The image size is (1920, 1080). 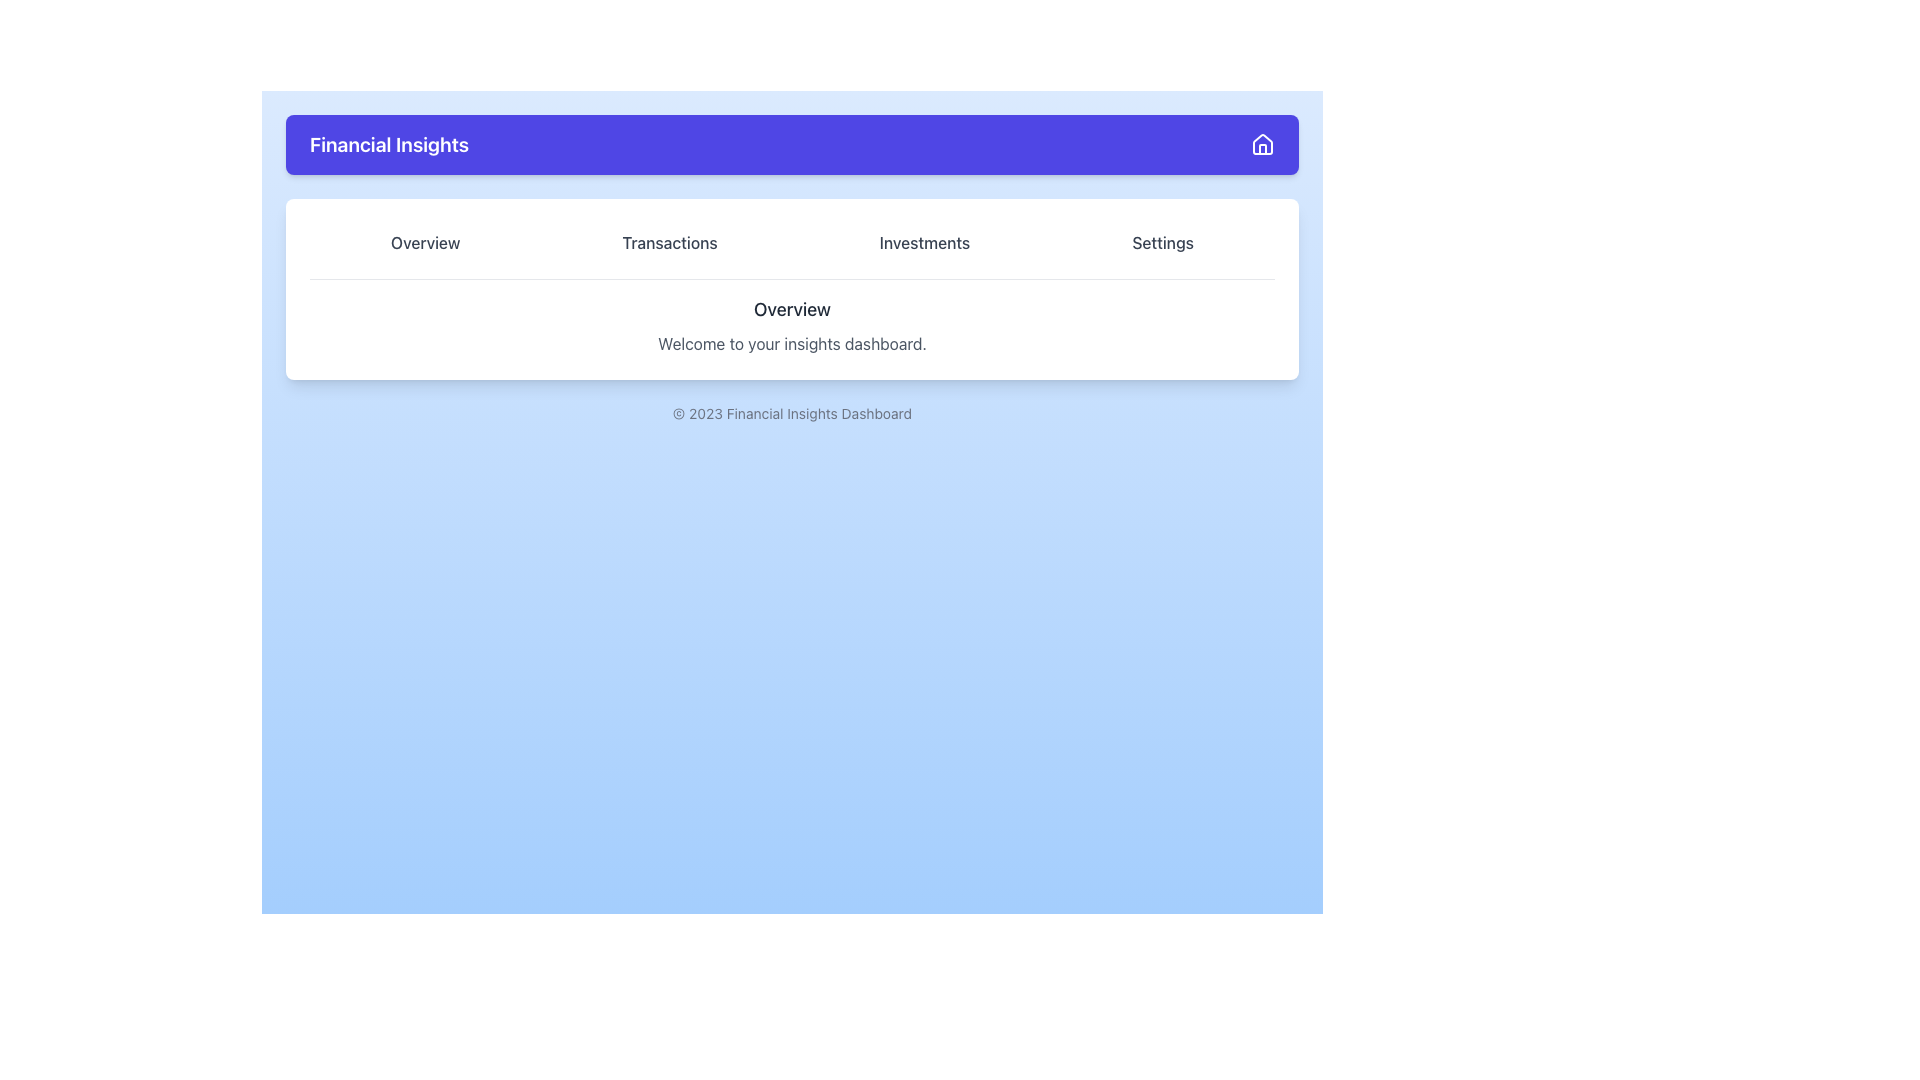 I want to click on the 'Investments' tab in the horizontal navigation menu, so click(x=924, y=242).